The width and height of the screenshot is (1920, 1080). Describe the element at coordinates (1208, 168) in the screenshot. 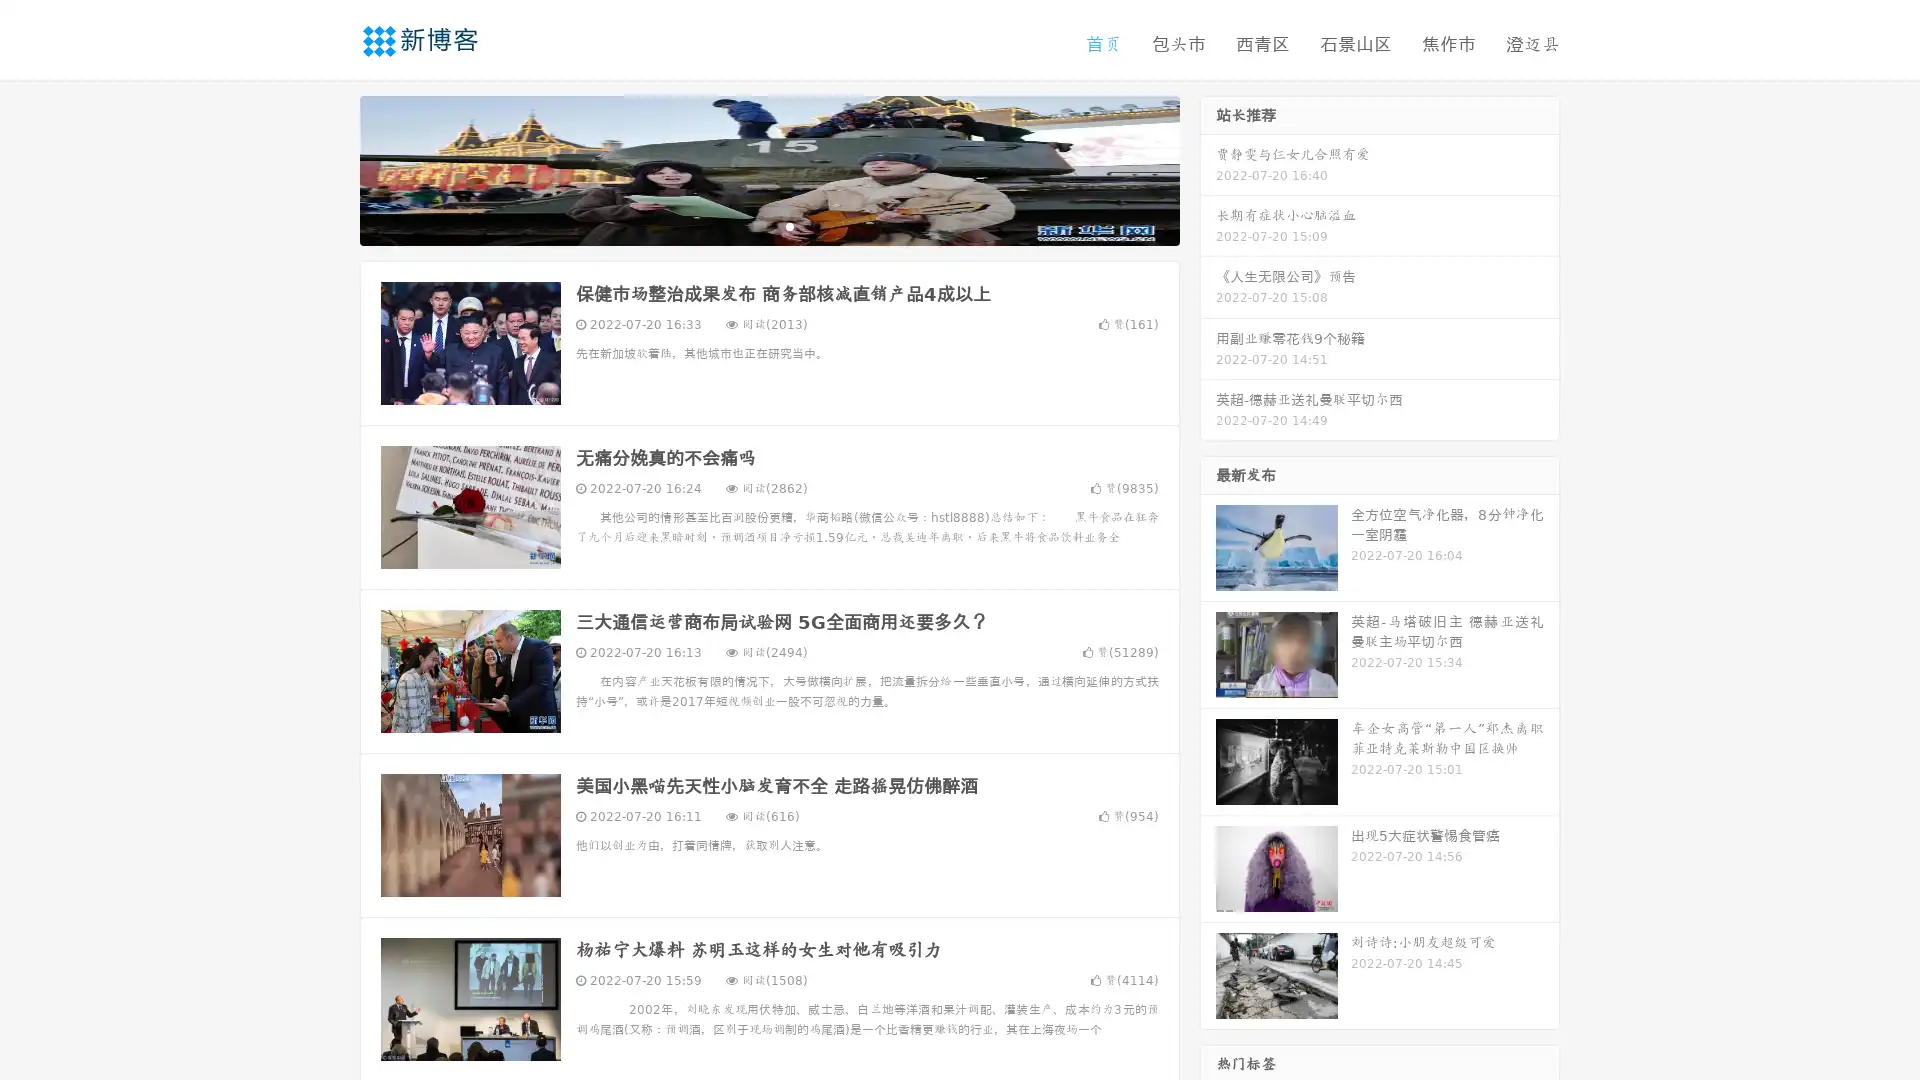

I see `Next slide` at that location.